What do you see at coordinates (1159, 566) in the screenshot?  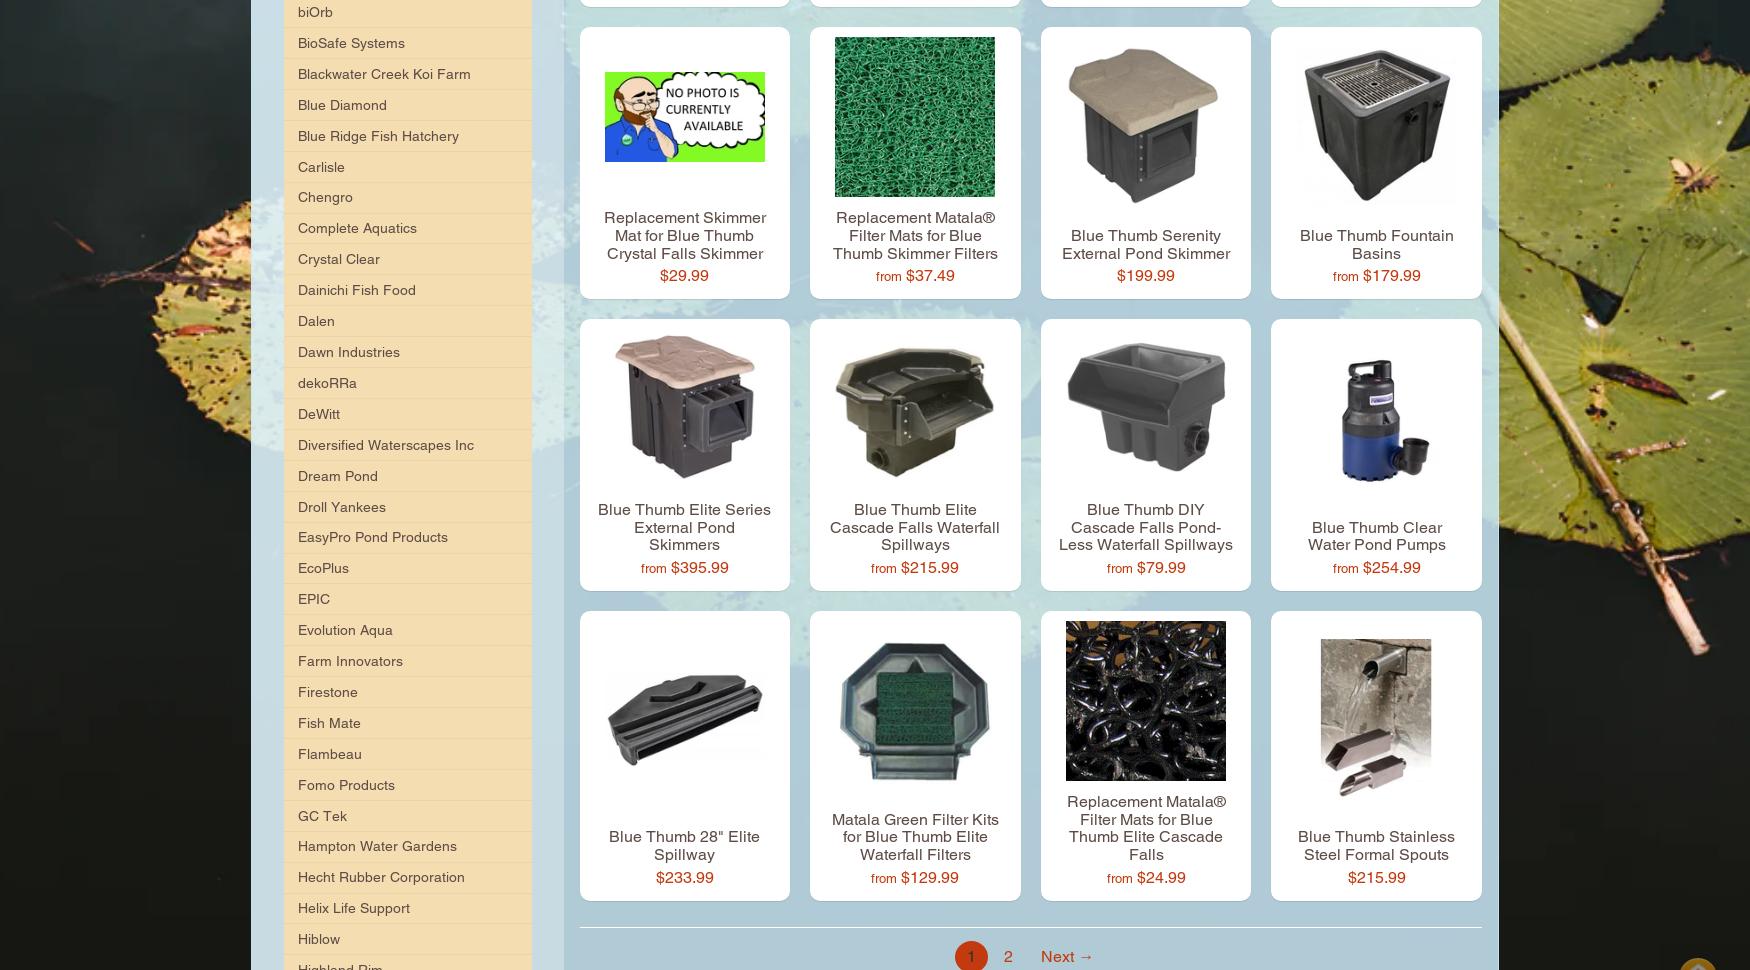 I see `'$79.99'` at bounding box center [1159, 566].